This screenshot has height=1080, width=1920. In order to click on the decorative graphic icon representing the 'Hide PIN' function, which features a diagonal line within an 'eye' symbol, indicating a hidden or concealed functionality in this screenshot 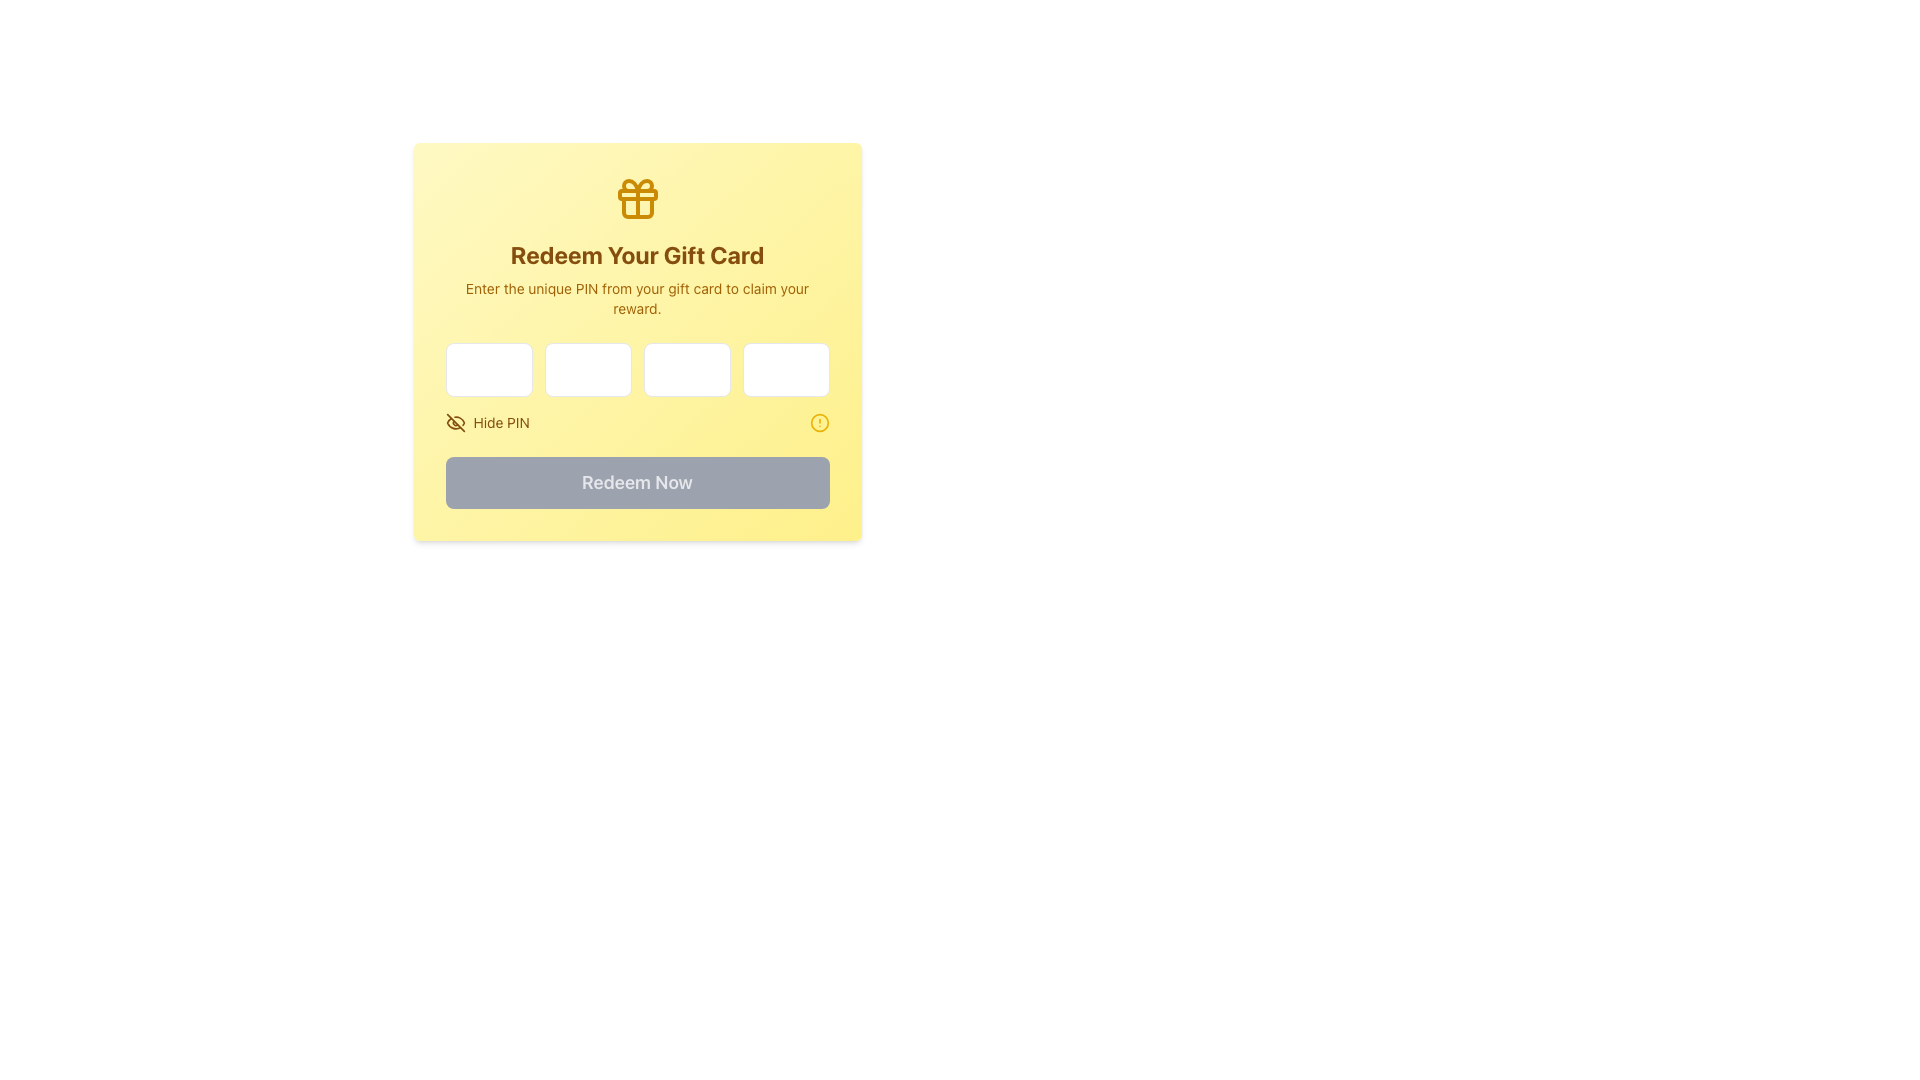, I will do `click(454, 422)`.